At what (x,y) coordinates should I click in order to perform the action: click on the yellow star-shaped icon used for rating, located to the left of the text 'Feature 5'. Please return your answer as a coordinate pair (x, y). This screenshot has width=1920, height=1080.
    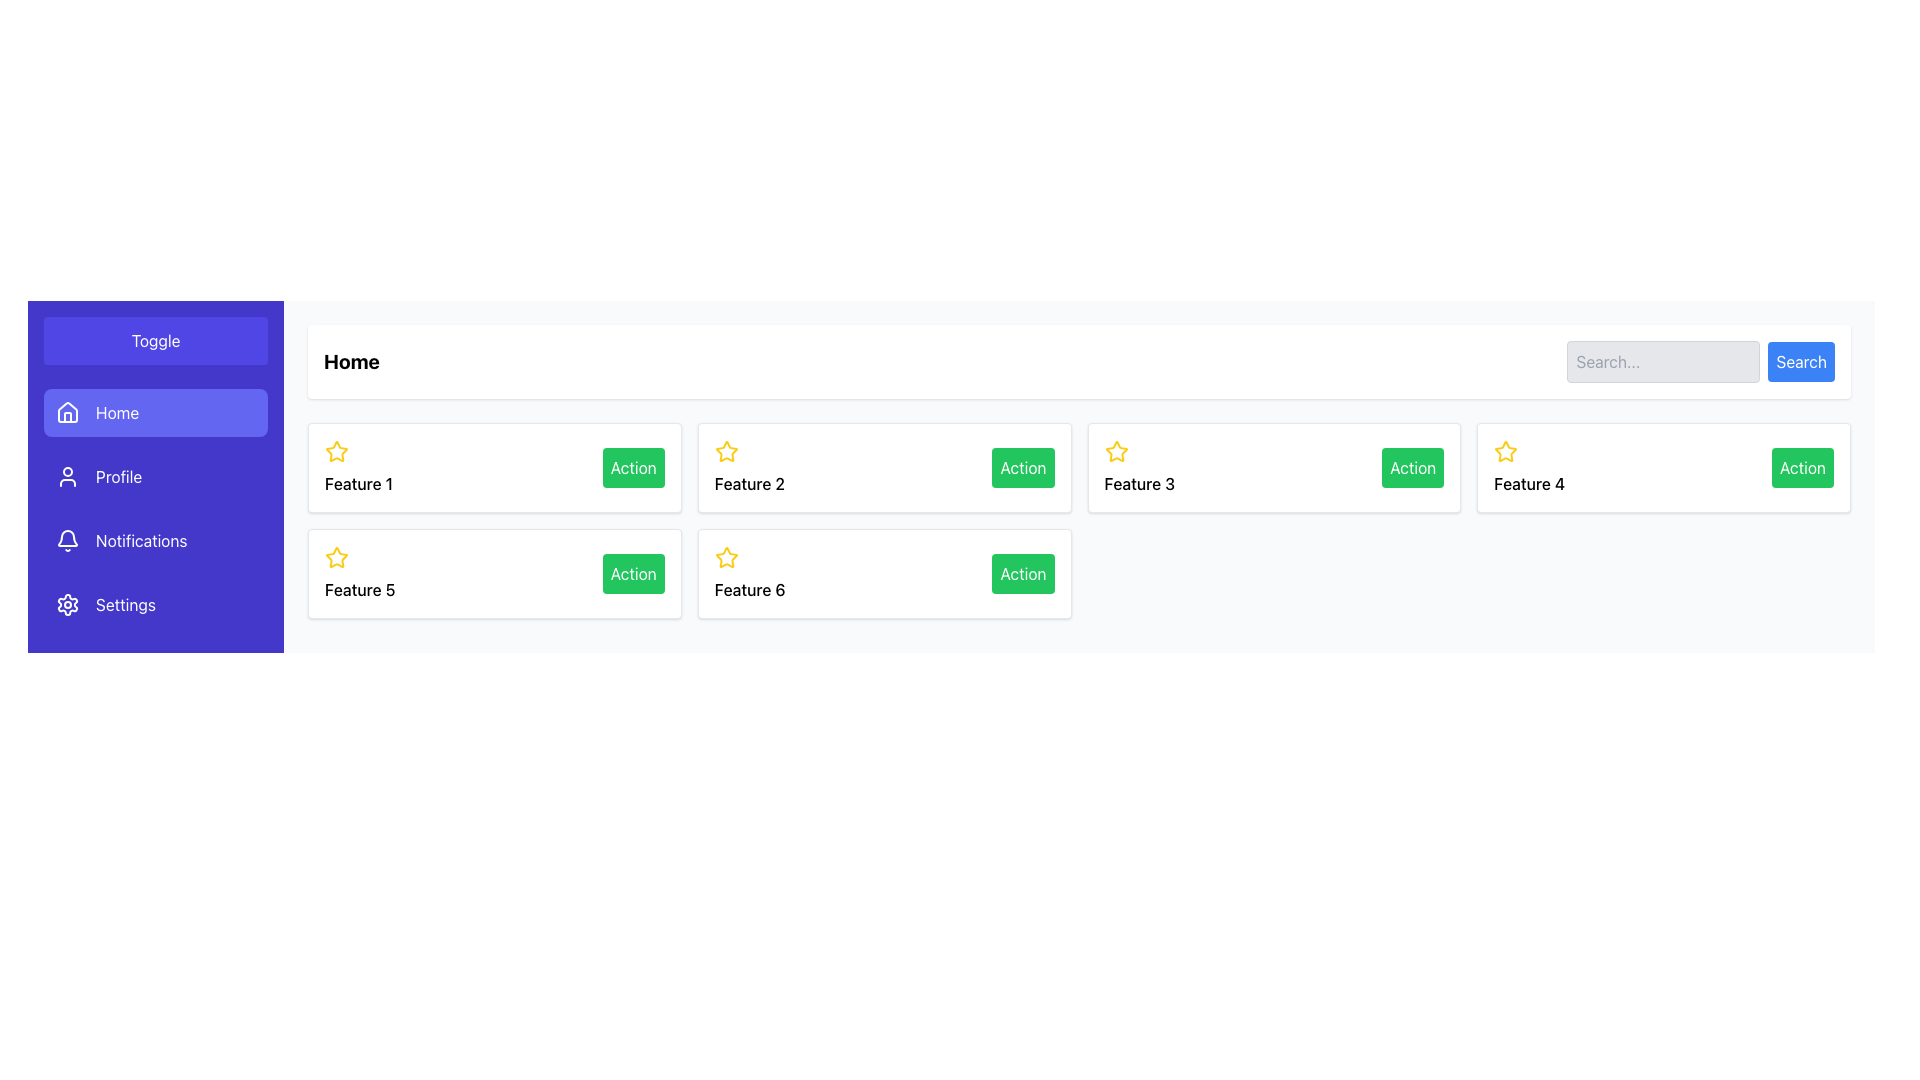
    Looking at the image, I should click on (336, 558).